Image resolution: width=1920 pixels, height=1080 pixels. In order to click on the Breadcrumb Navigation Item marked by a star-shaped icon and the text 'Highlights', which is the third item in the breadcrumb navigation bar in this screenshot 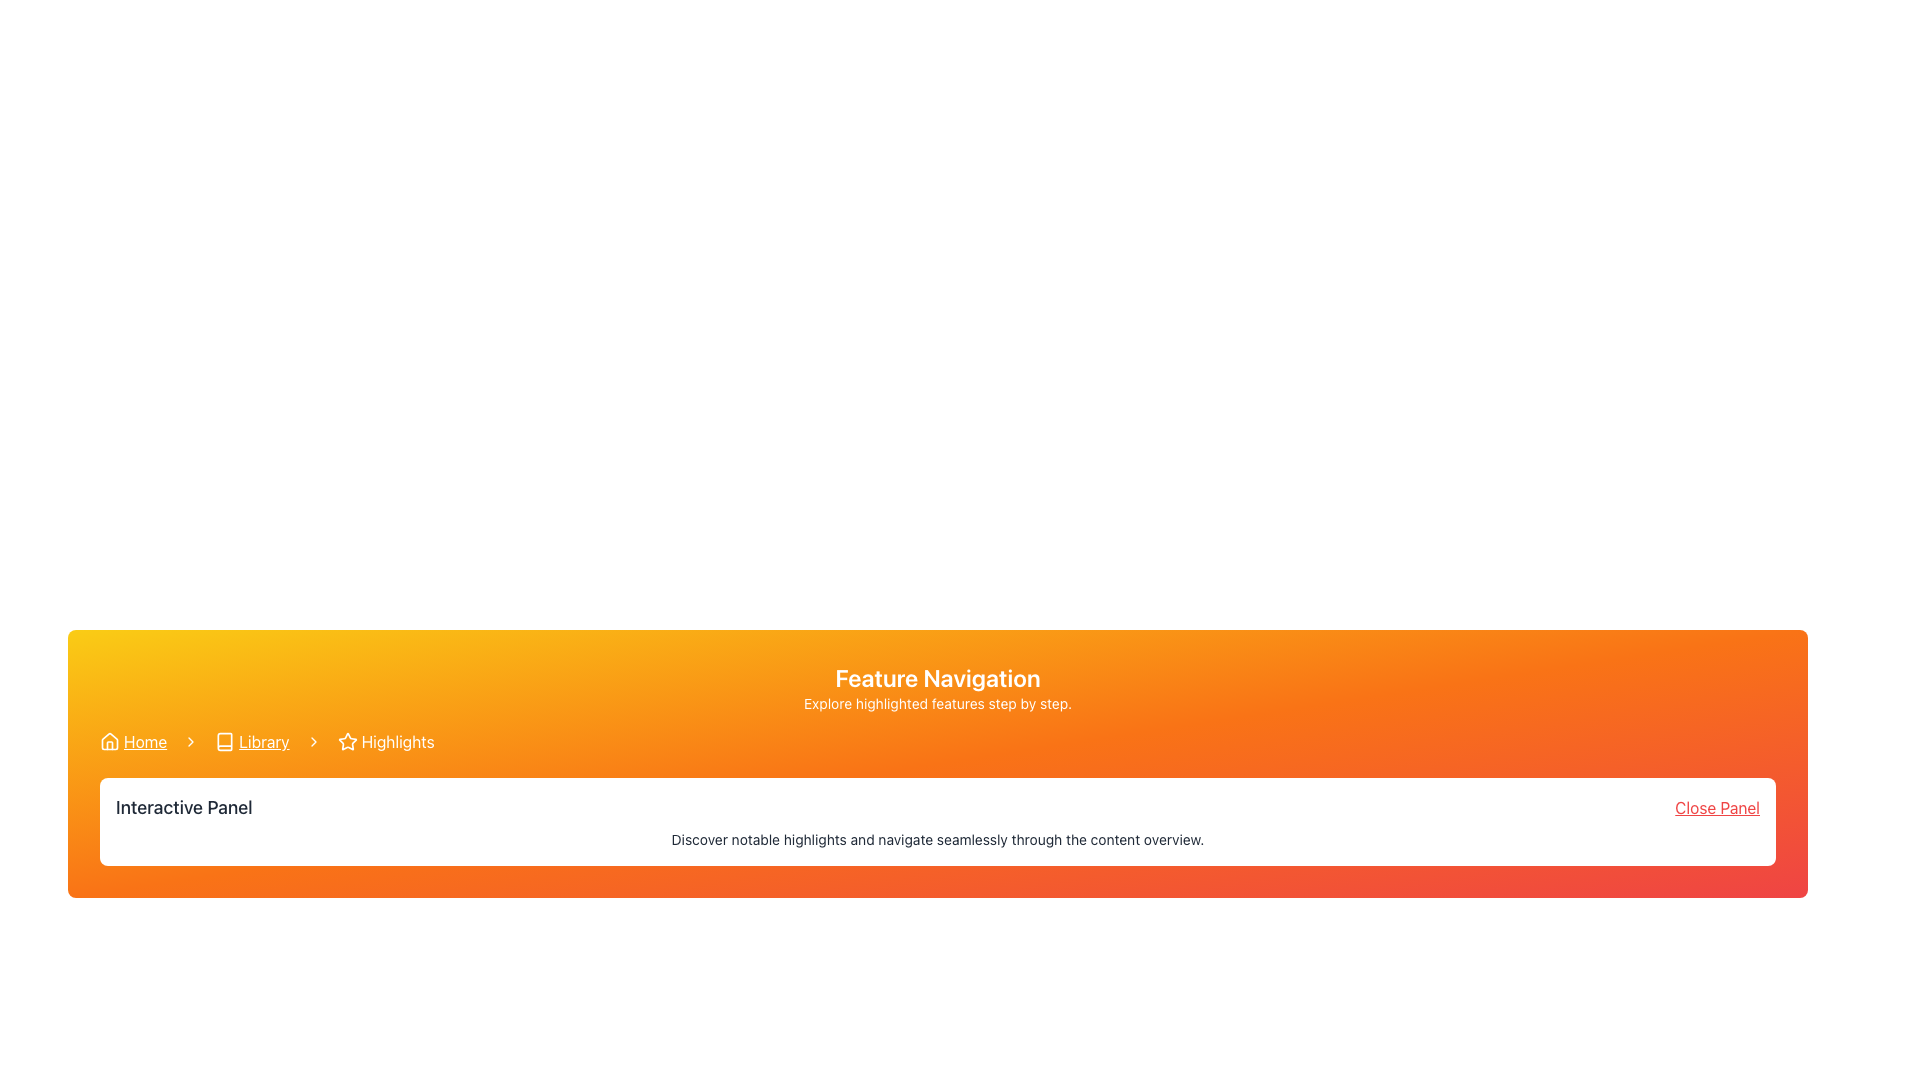, I will do `click(386, 741)`.